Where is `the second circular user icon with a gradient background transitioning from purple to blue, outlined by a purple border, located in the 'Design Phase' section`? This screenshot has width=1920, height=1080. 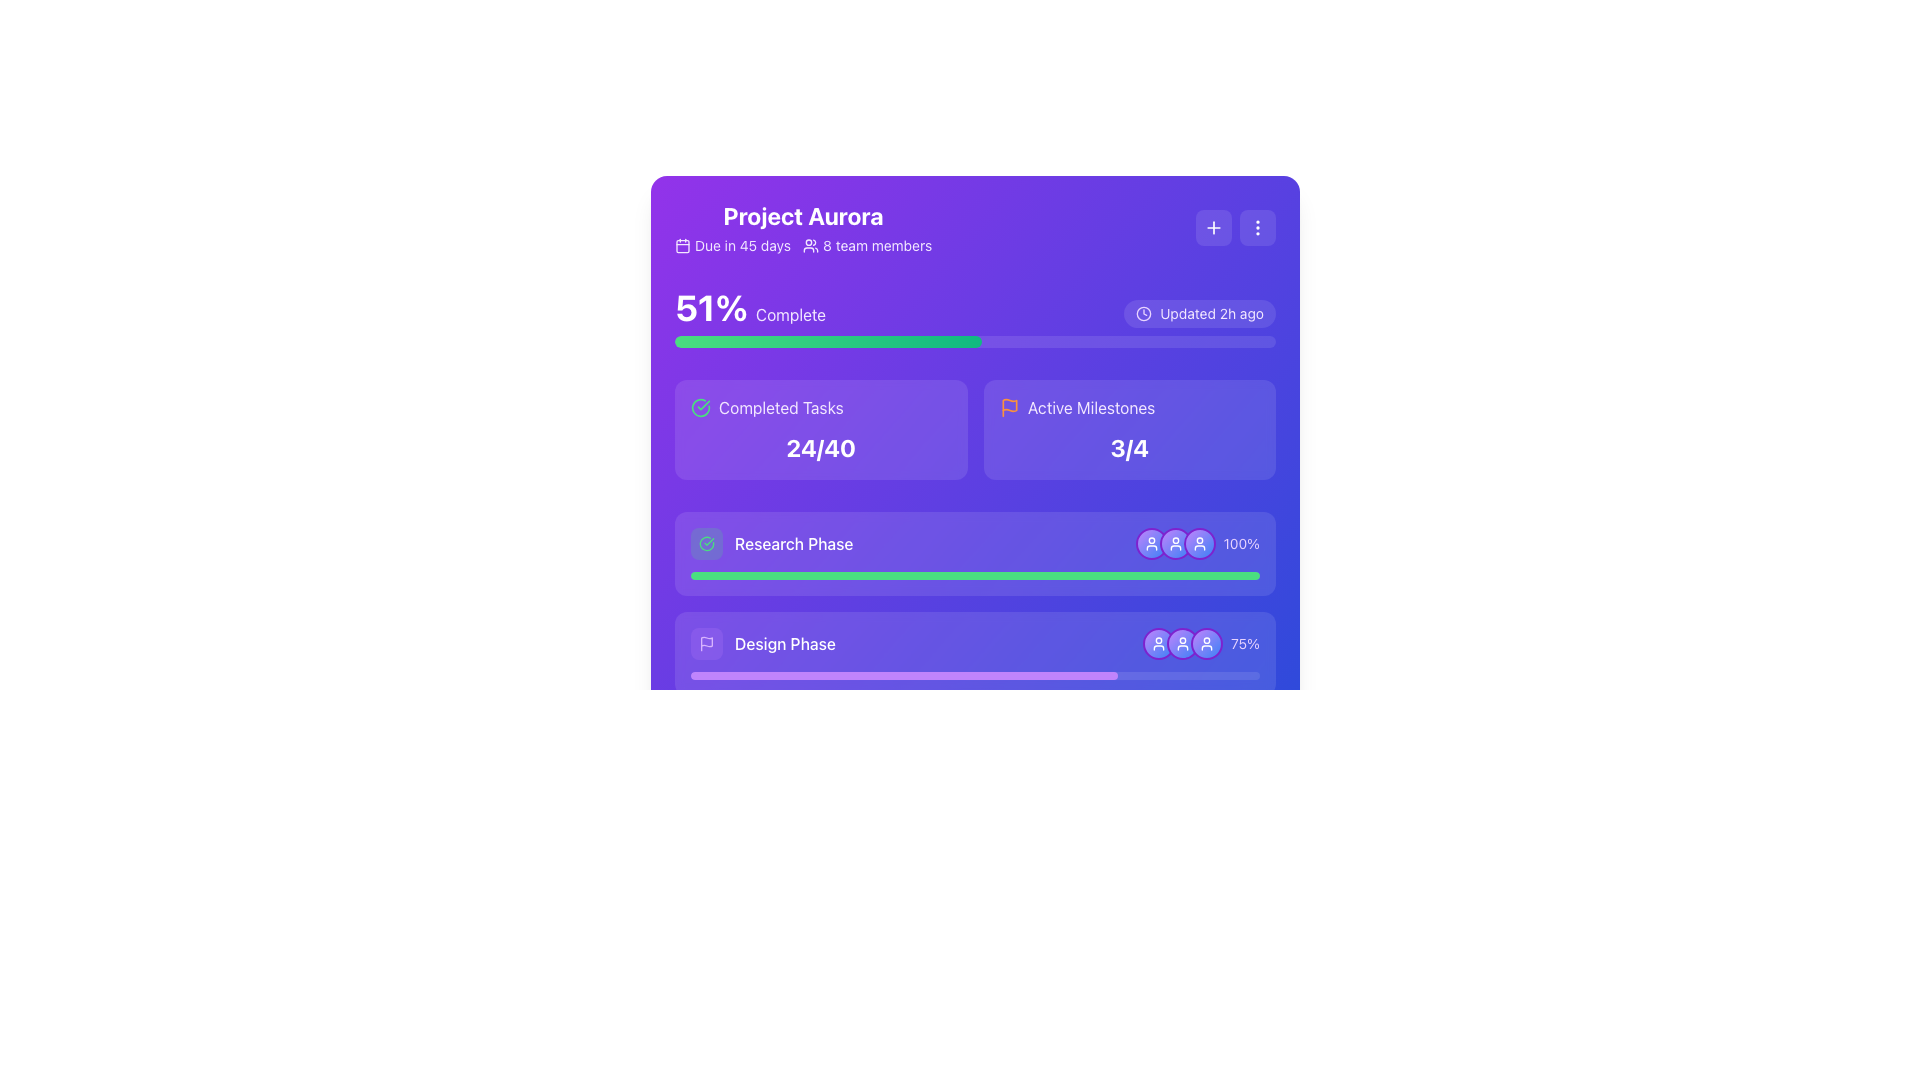 the second circular user icon with a gradient background transitioning from purple to blue, outlined by a purple border, located in the 'Design Phase' section is located at coordinates (1182, 644).